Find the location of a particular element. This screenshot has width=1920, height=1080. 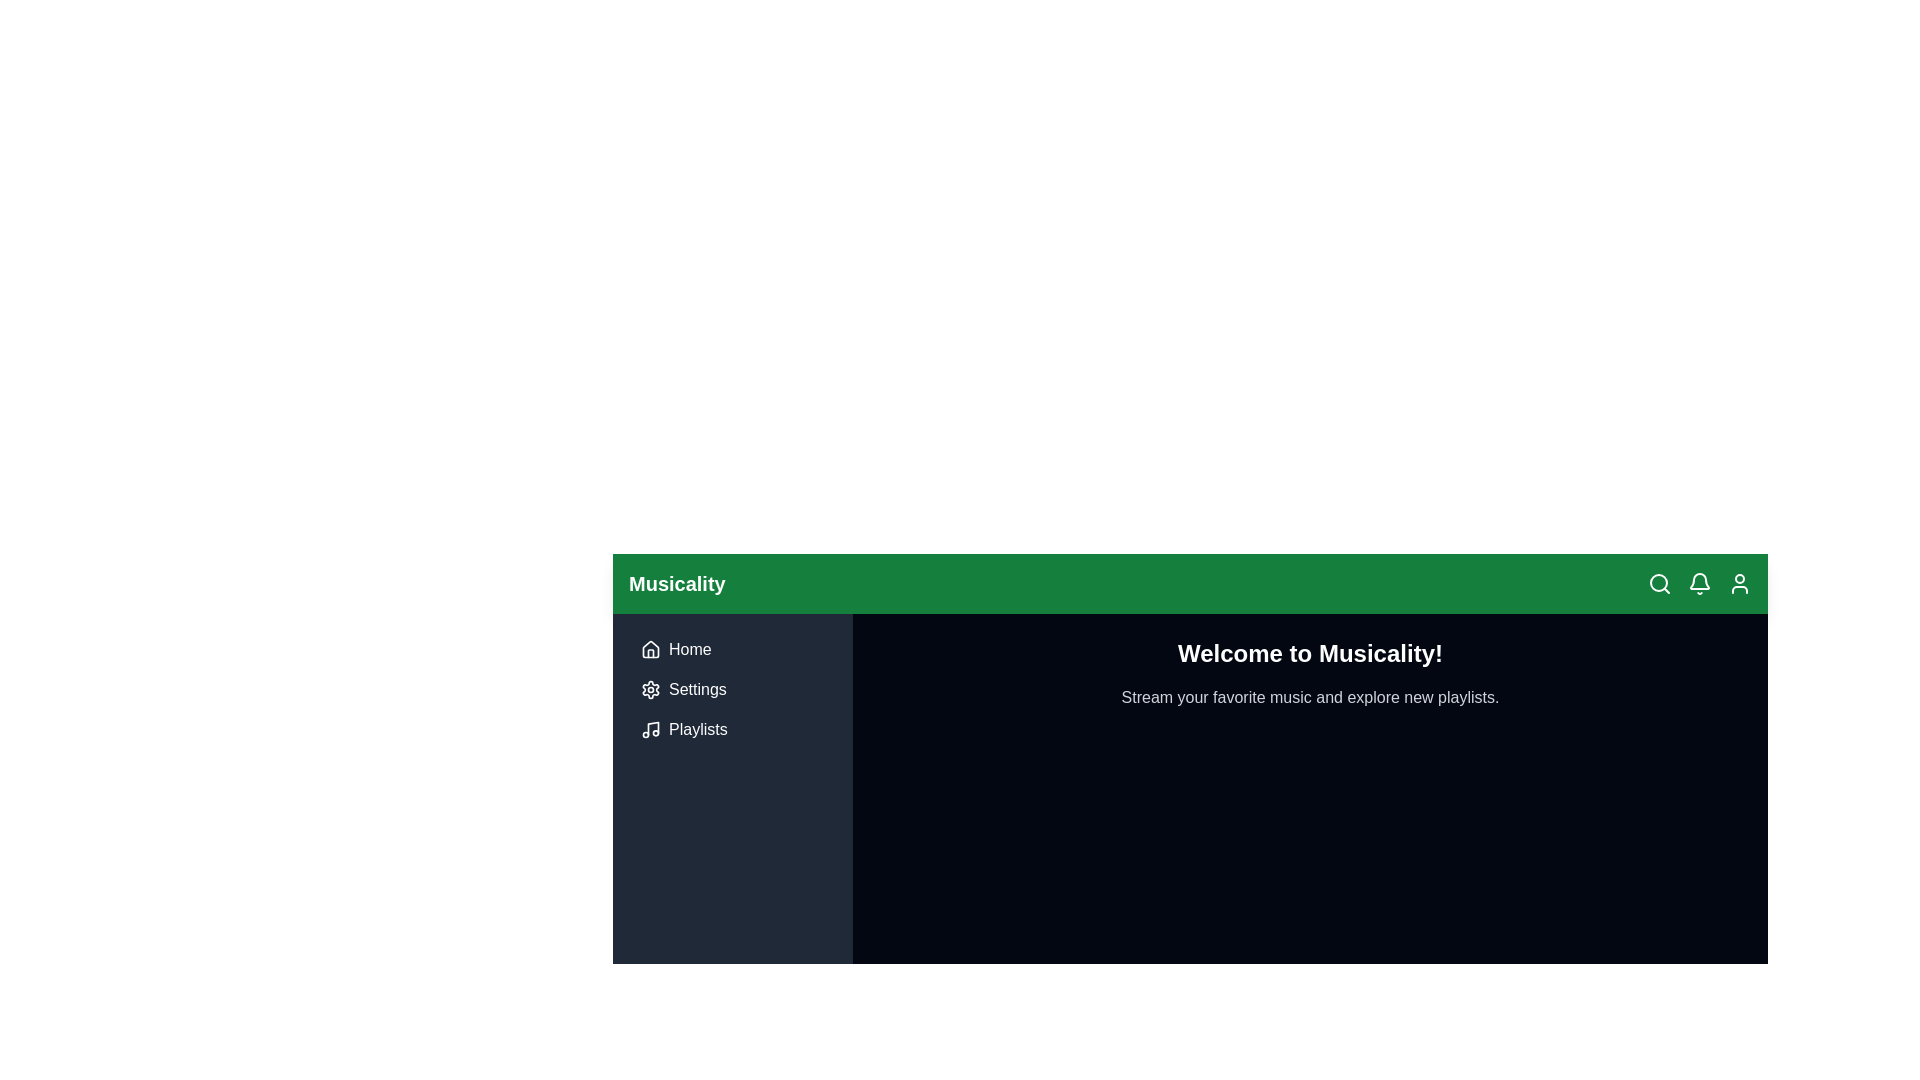

the text label displaying 'Musicality' which is located in the green header bar on the upper left portion of the interface is located at coordinates (677, 583).